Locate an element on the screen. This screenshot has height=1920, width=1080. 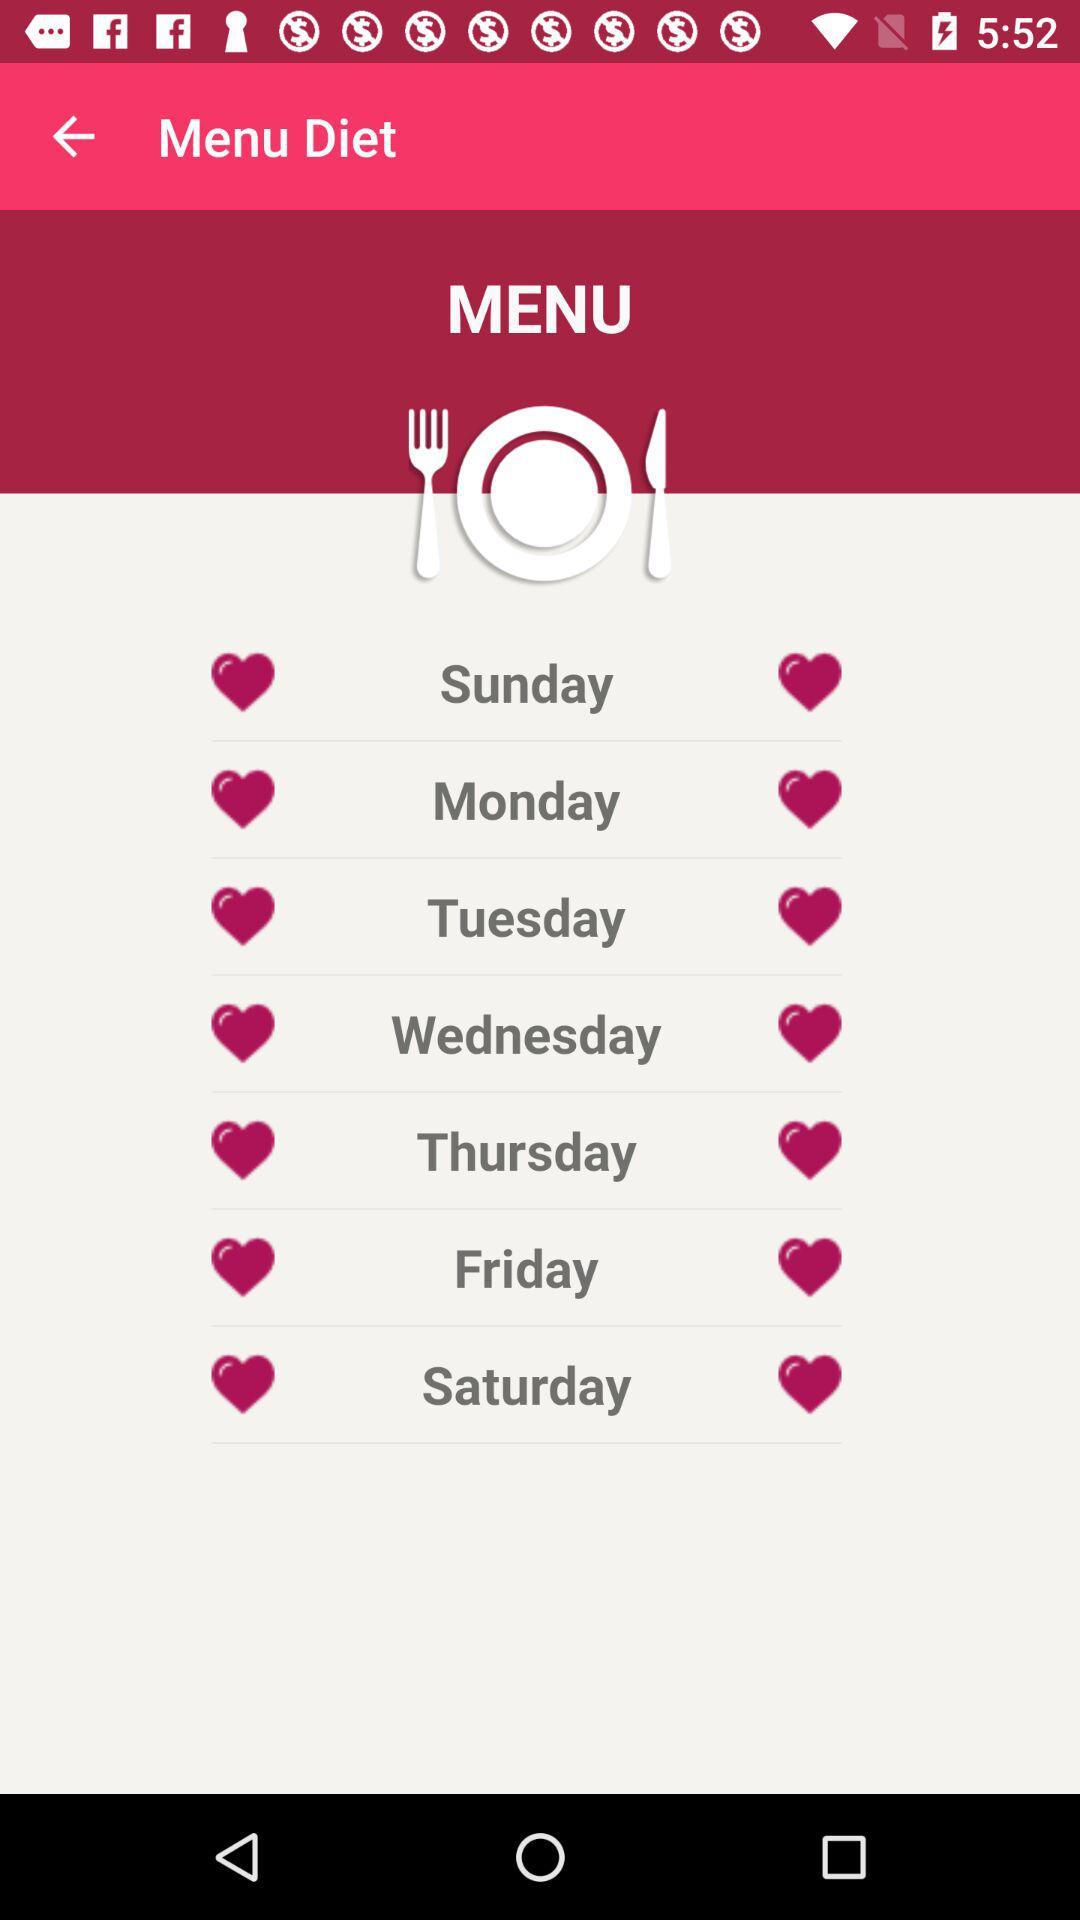
the monday is located at coordinates (525, 798).